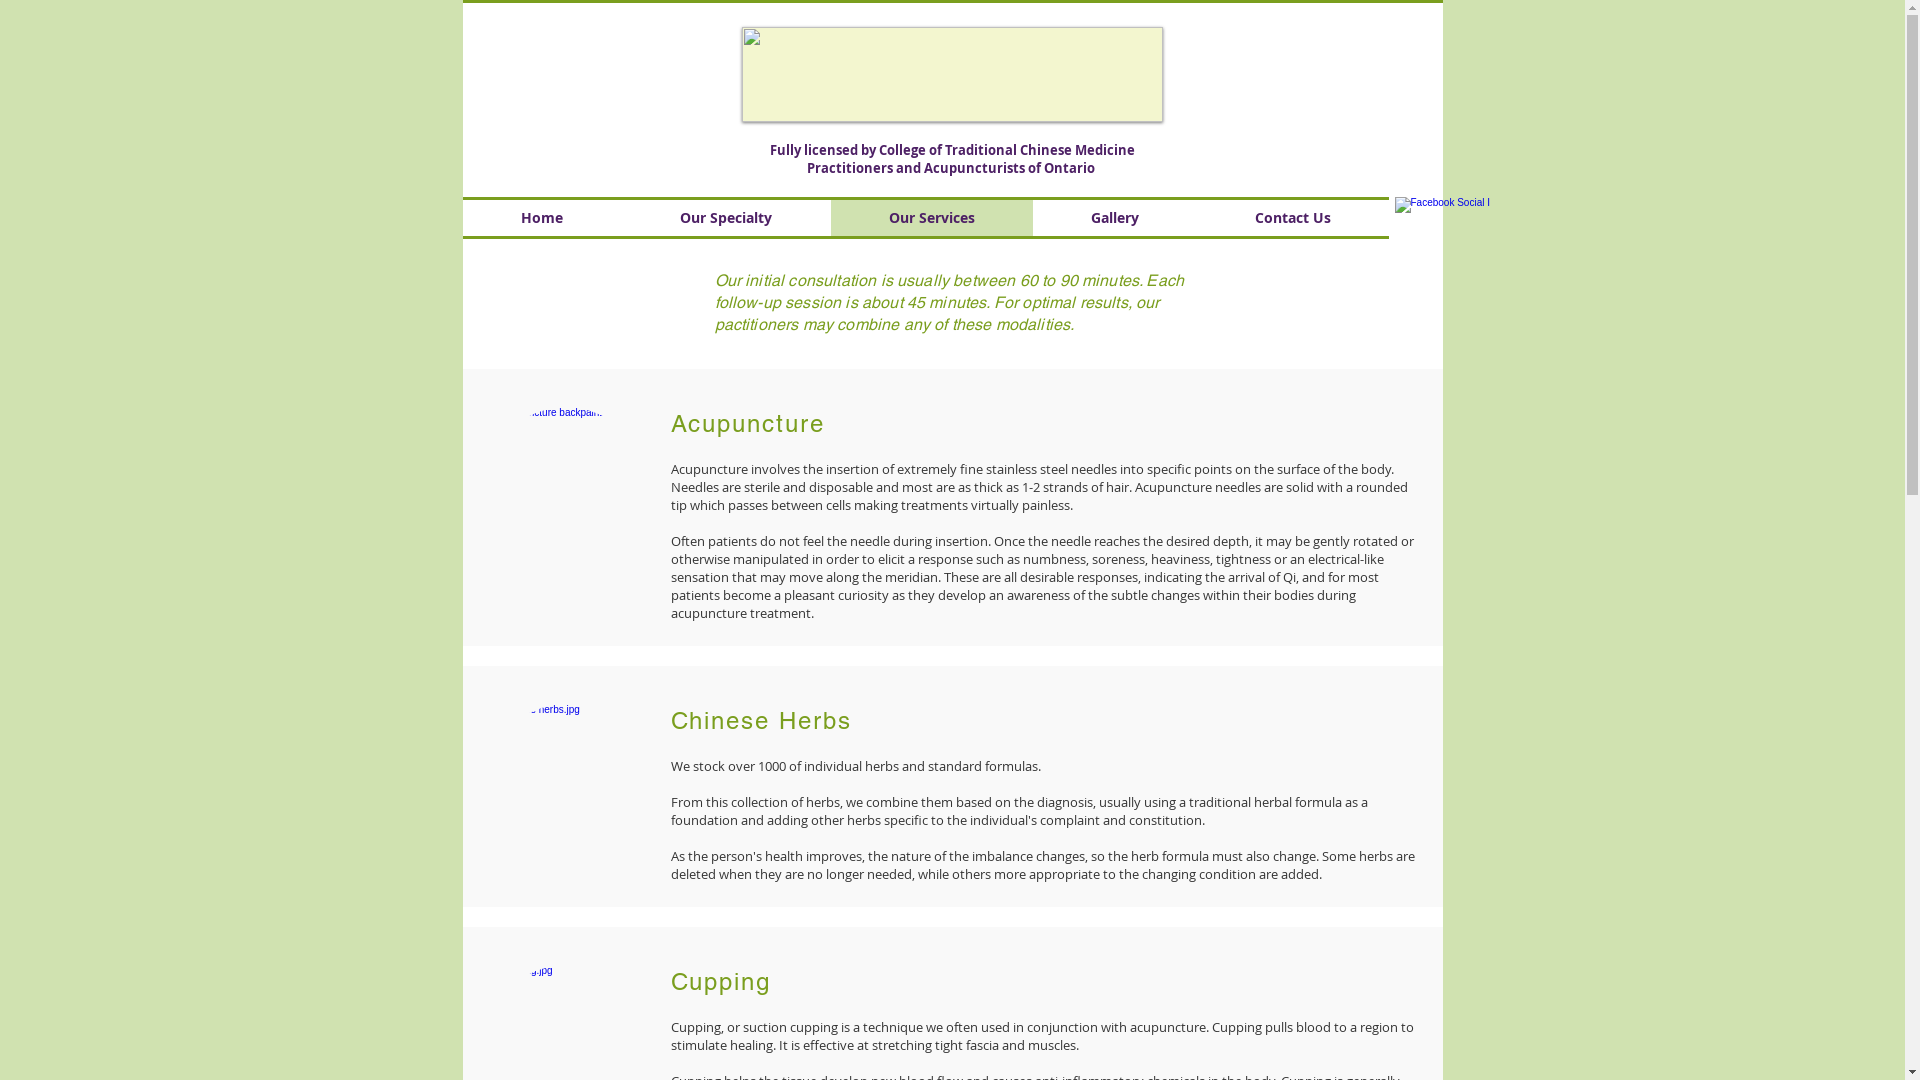 This screenshot has width=1920, height=1080. What do you see at coordinates (541, 218) in the screenshot?
I see `'Home'` at bounding box center [541, 218].